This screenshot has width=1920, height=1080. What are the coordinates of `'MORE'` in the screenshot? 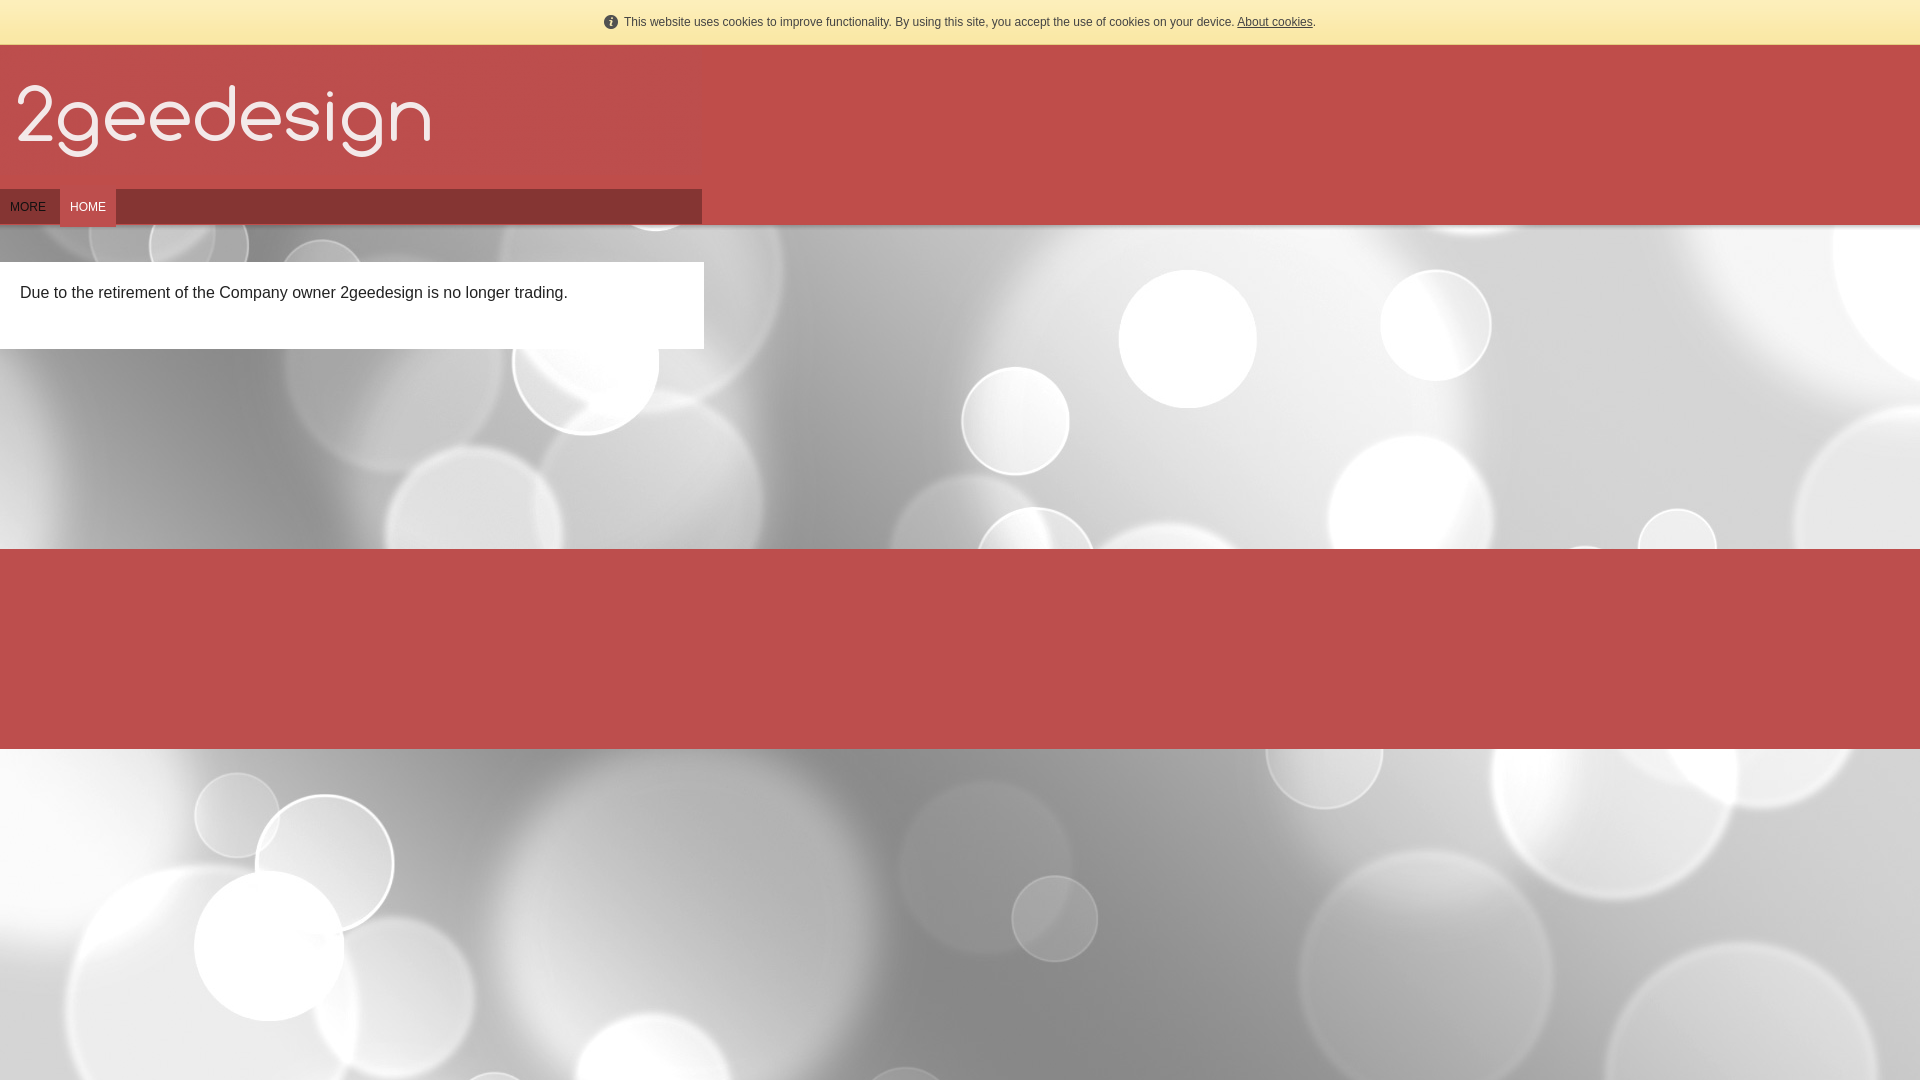 It's located at (28, 216).